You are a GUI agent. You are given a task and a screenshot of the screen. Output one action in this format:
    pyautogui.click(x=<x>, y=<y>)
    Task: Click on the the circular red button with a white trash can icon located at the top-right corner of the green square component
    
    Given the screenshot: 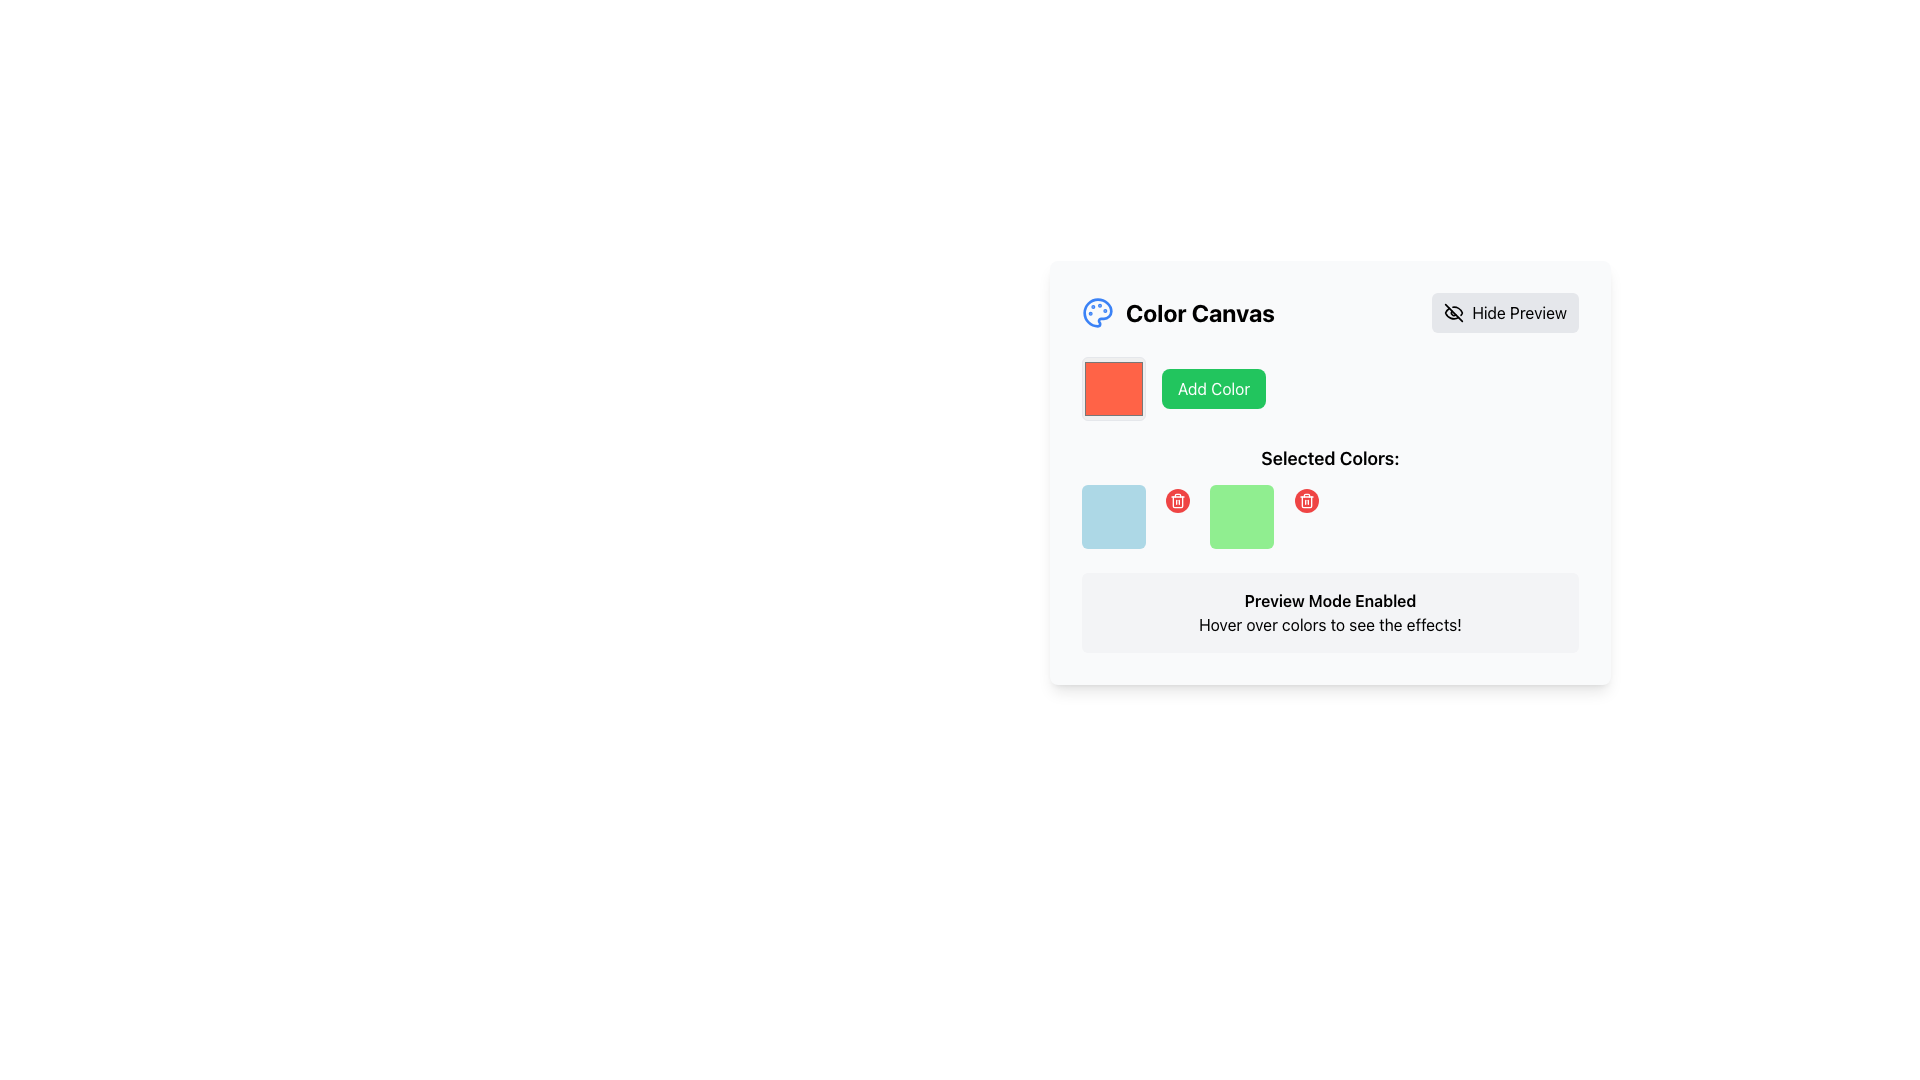 What is the action you would take?
    pyautogui.click(x=1306, y=500)
    